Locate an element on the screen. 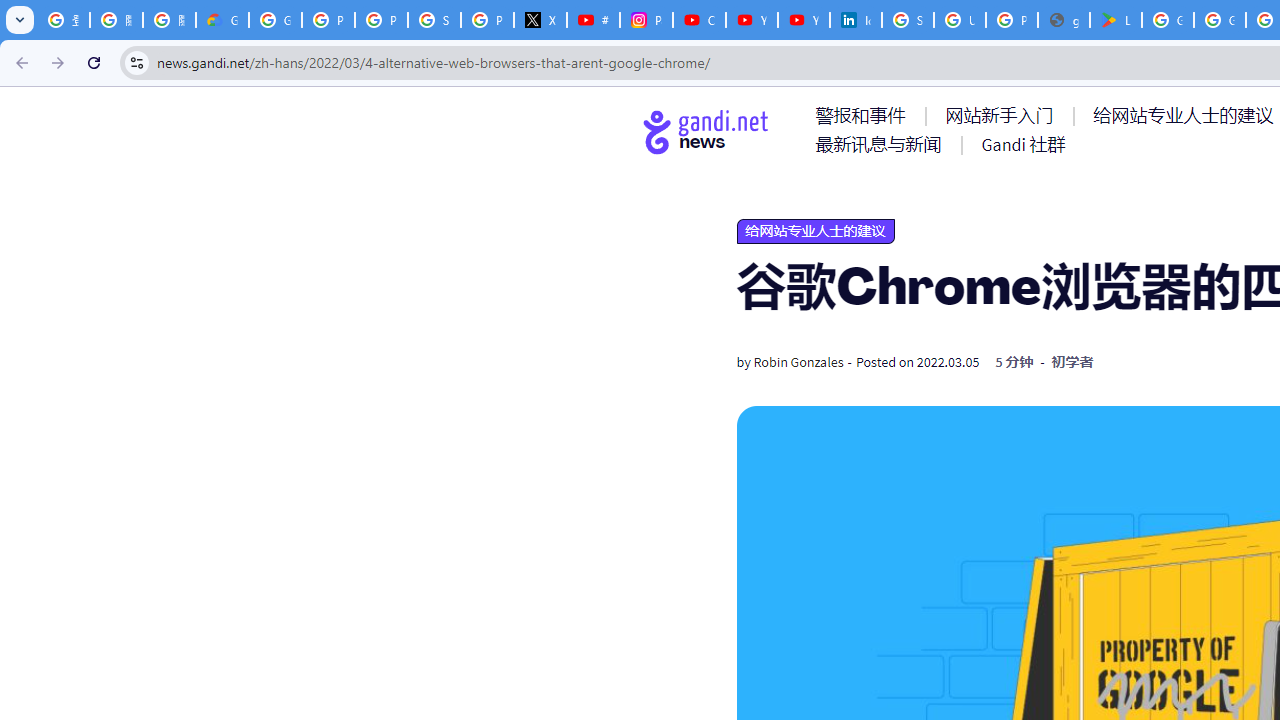 The width and height of the screenshot is (1280, 720). 'Google Workspace - Specific Terms' is located at coordinates (1218, 20).